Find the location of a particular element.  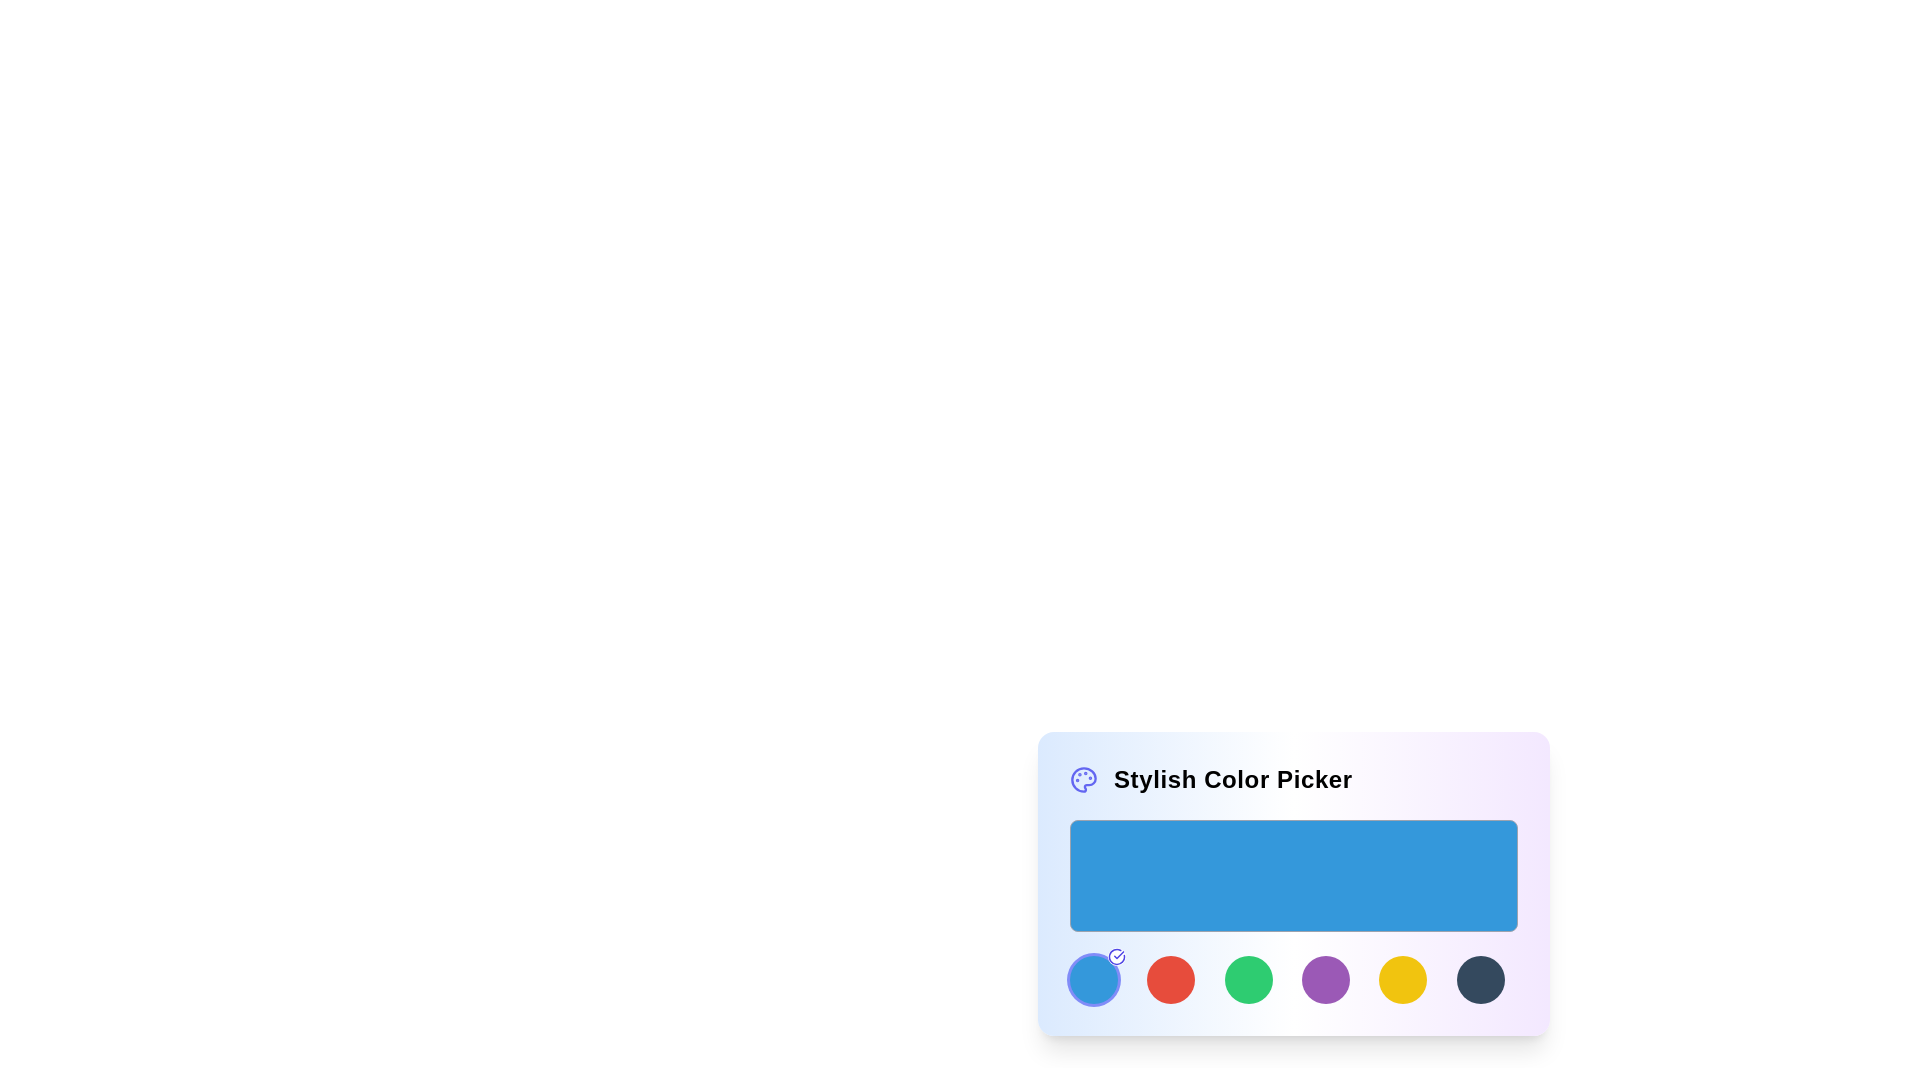

text from the bold, black text label saying 'Stylish Color Picker' that is centered horizontally near the top of a colorful interface component is located at coordinates (1232, 778).